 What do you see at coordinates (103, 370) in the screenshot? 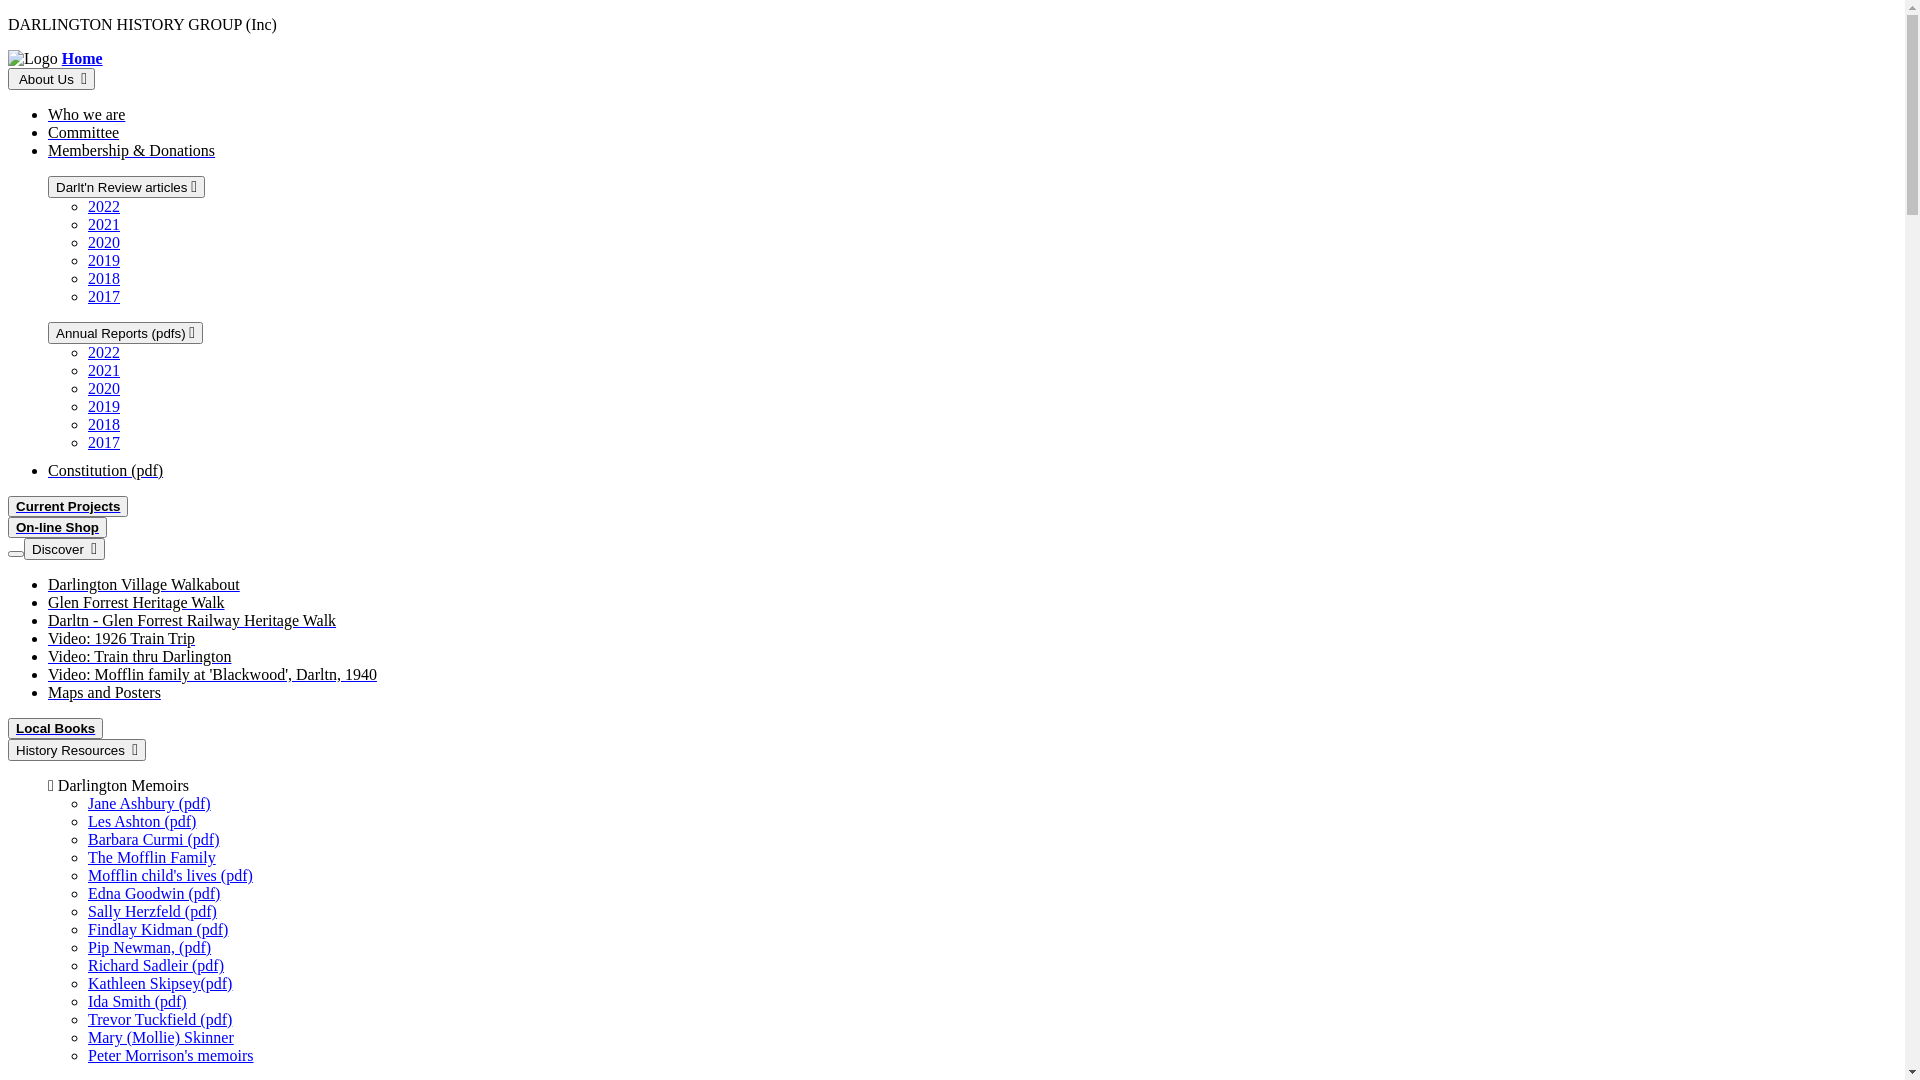
I see `'2021'` at bounding box center [103, 370].